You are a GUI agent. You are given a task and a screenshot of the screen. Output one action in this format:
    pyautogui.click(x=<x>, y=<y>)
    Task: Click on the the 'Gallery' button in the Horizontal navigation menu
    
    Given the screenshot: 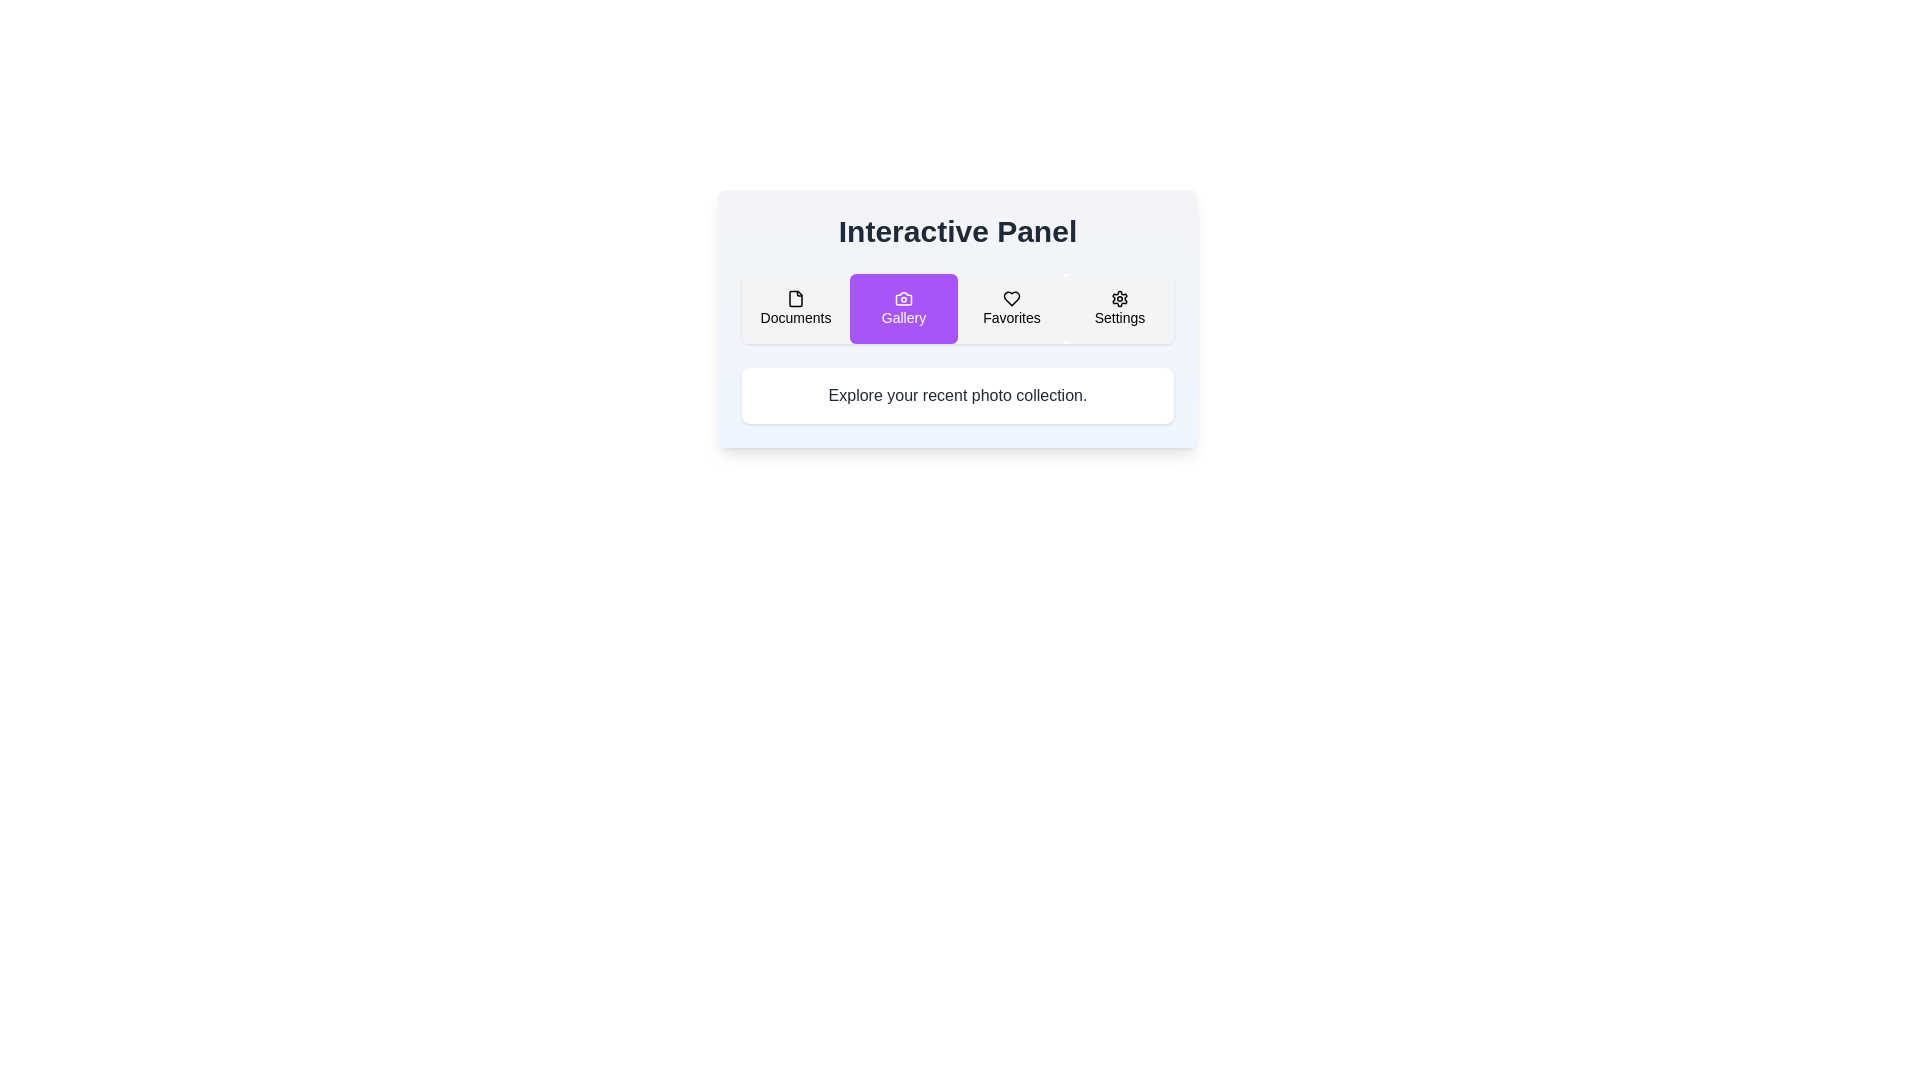 What is the action you would take?
    pyautogui.click(x=957, y=308)
    